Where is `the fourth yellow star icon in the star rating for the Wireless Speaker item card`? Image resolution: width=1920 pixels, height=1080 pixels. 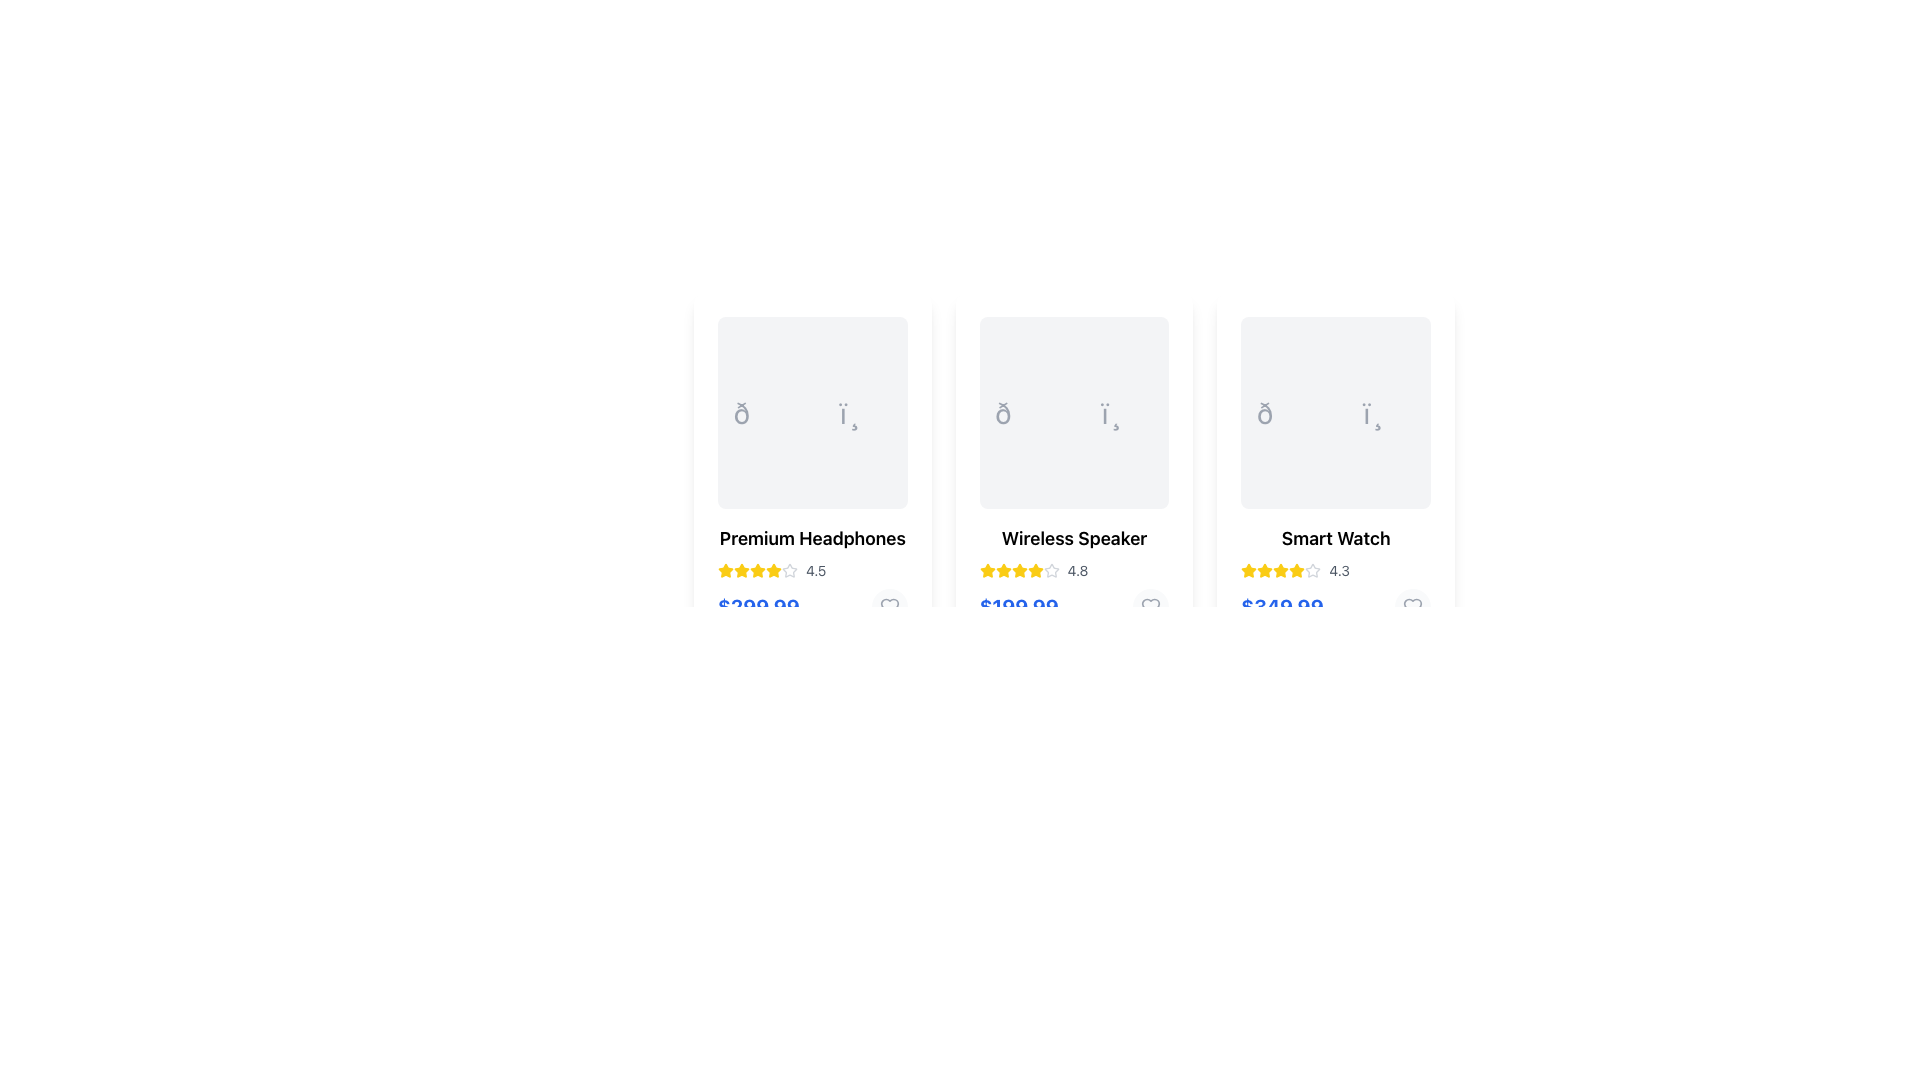 the fourth yellow star icon in the star rating for the Wireless Speaker item card is located at coordinates (1019, 570).